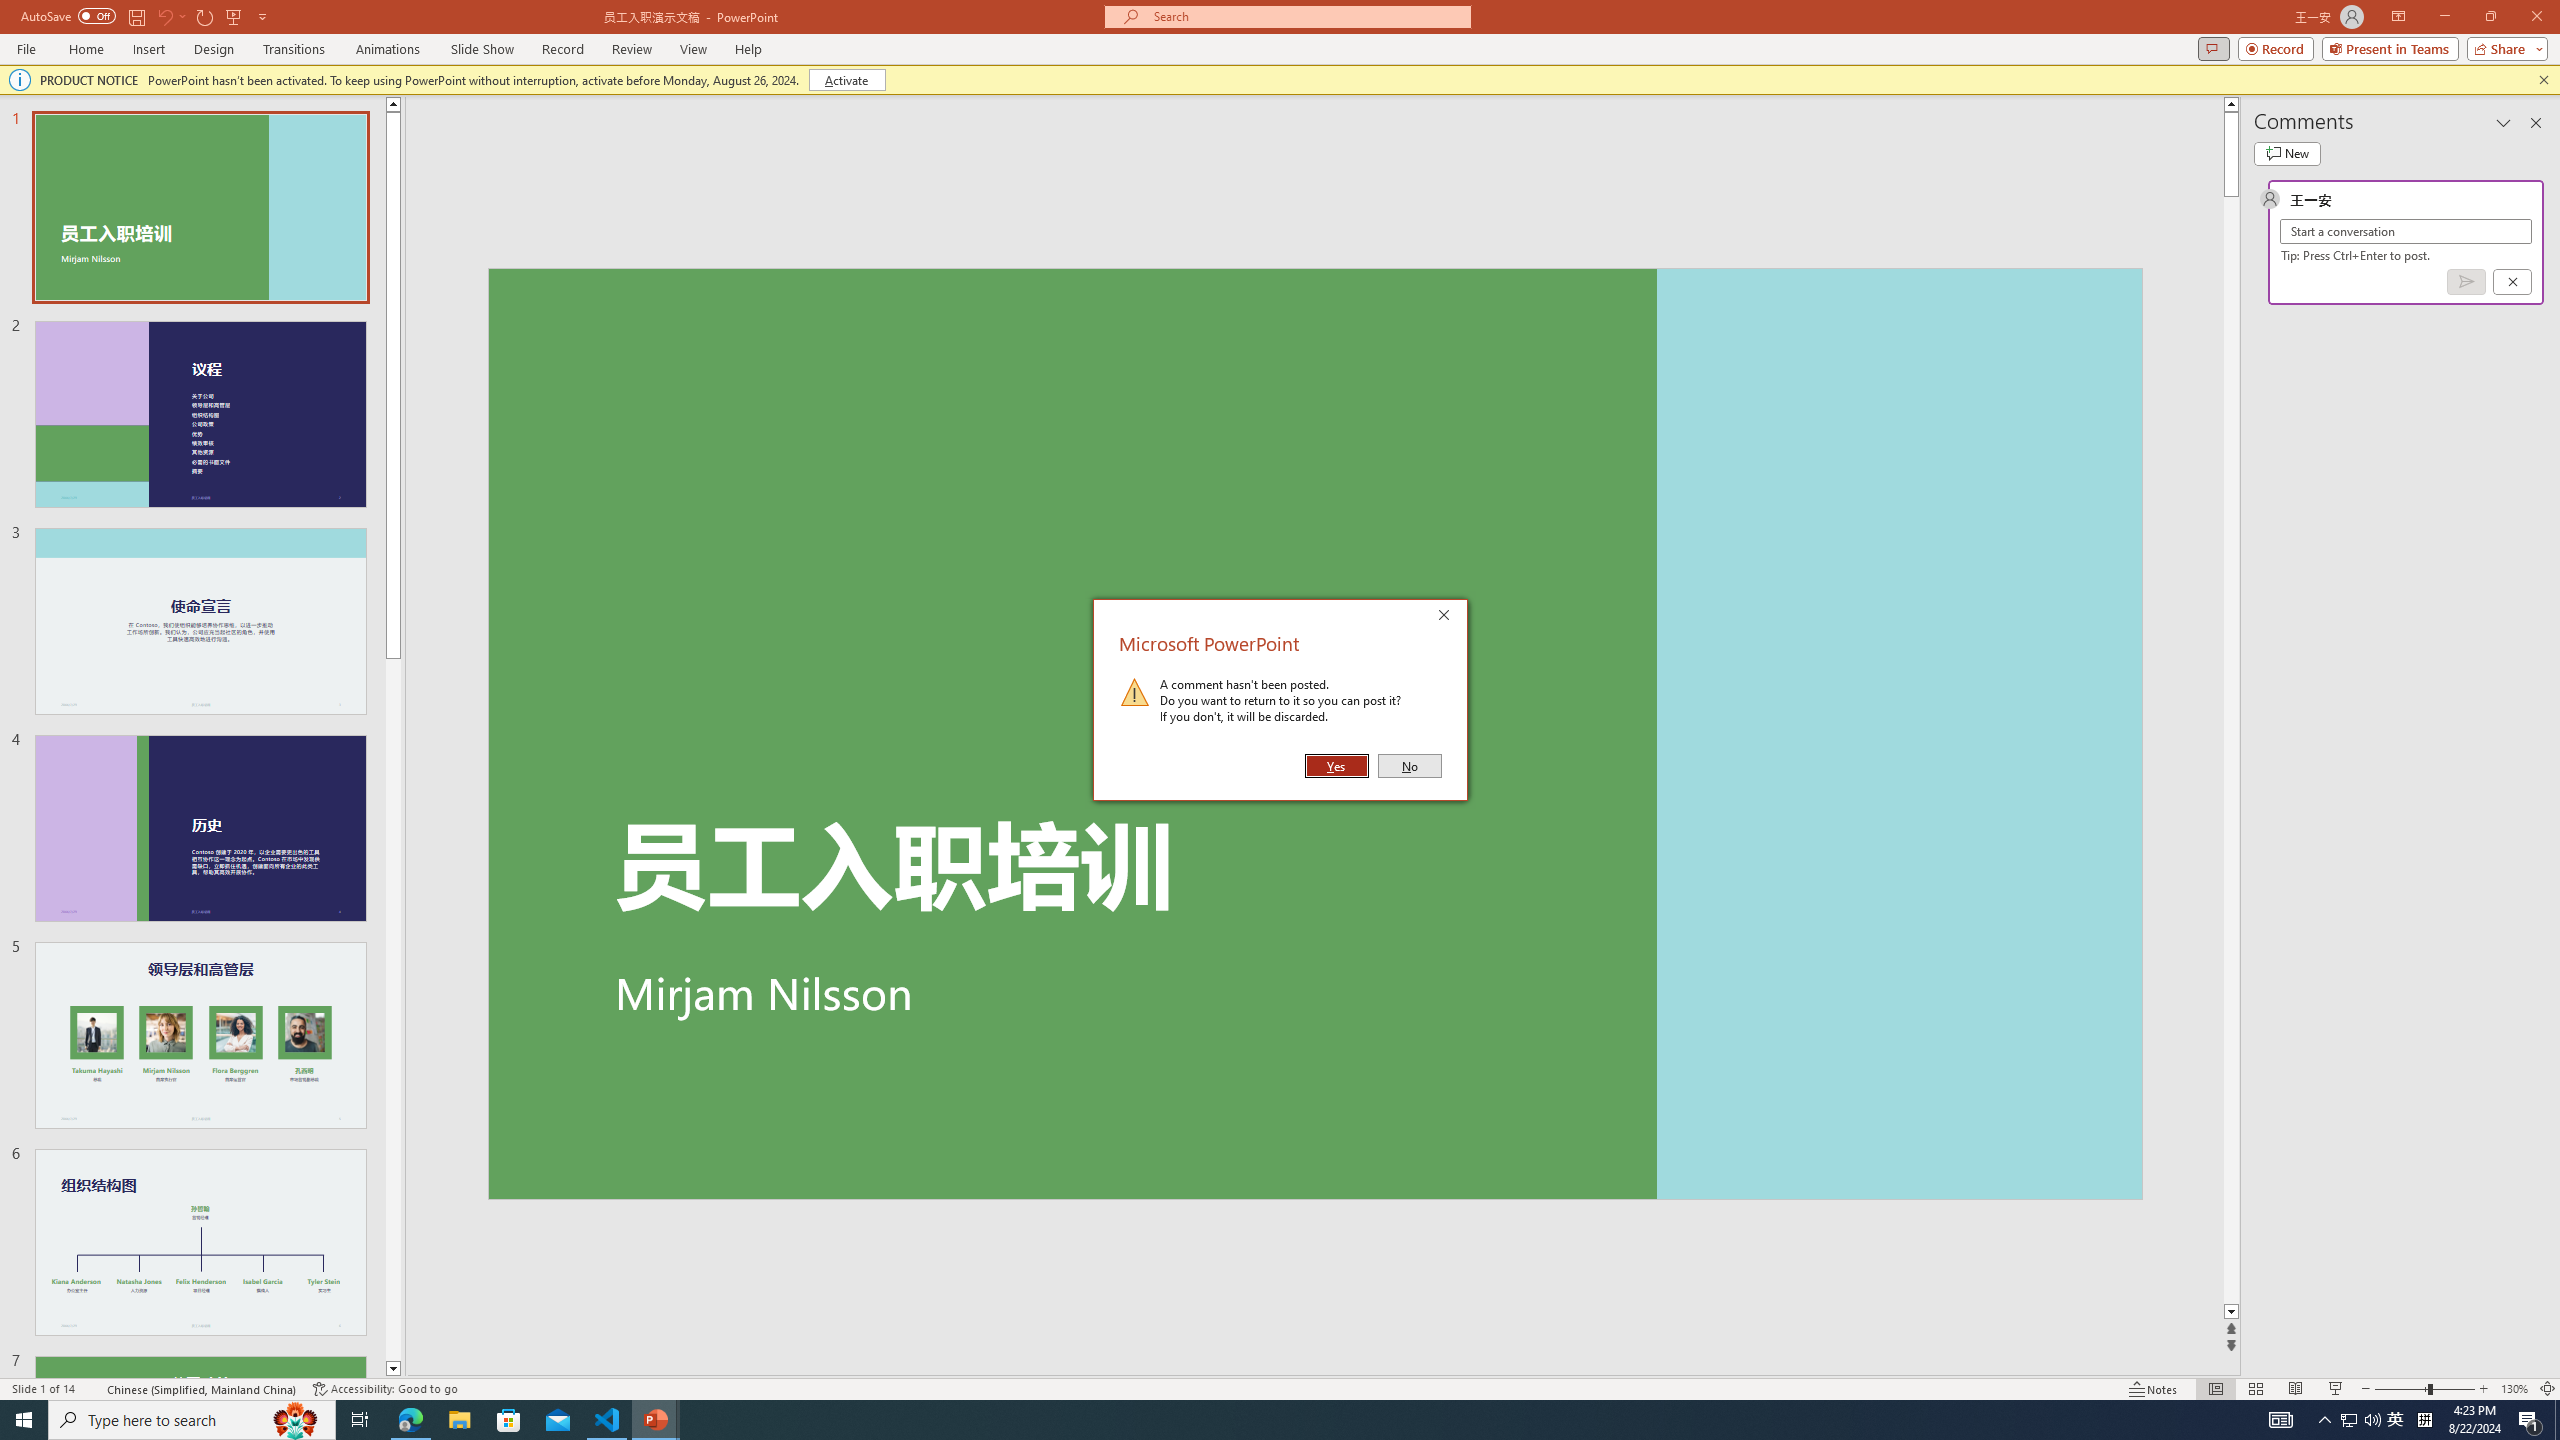  What do you see at coordinates (1337, 765) in the screenshot?
I see `'Yes'` at bounding box center [1337, 765].